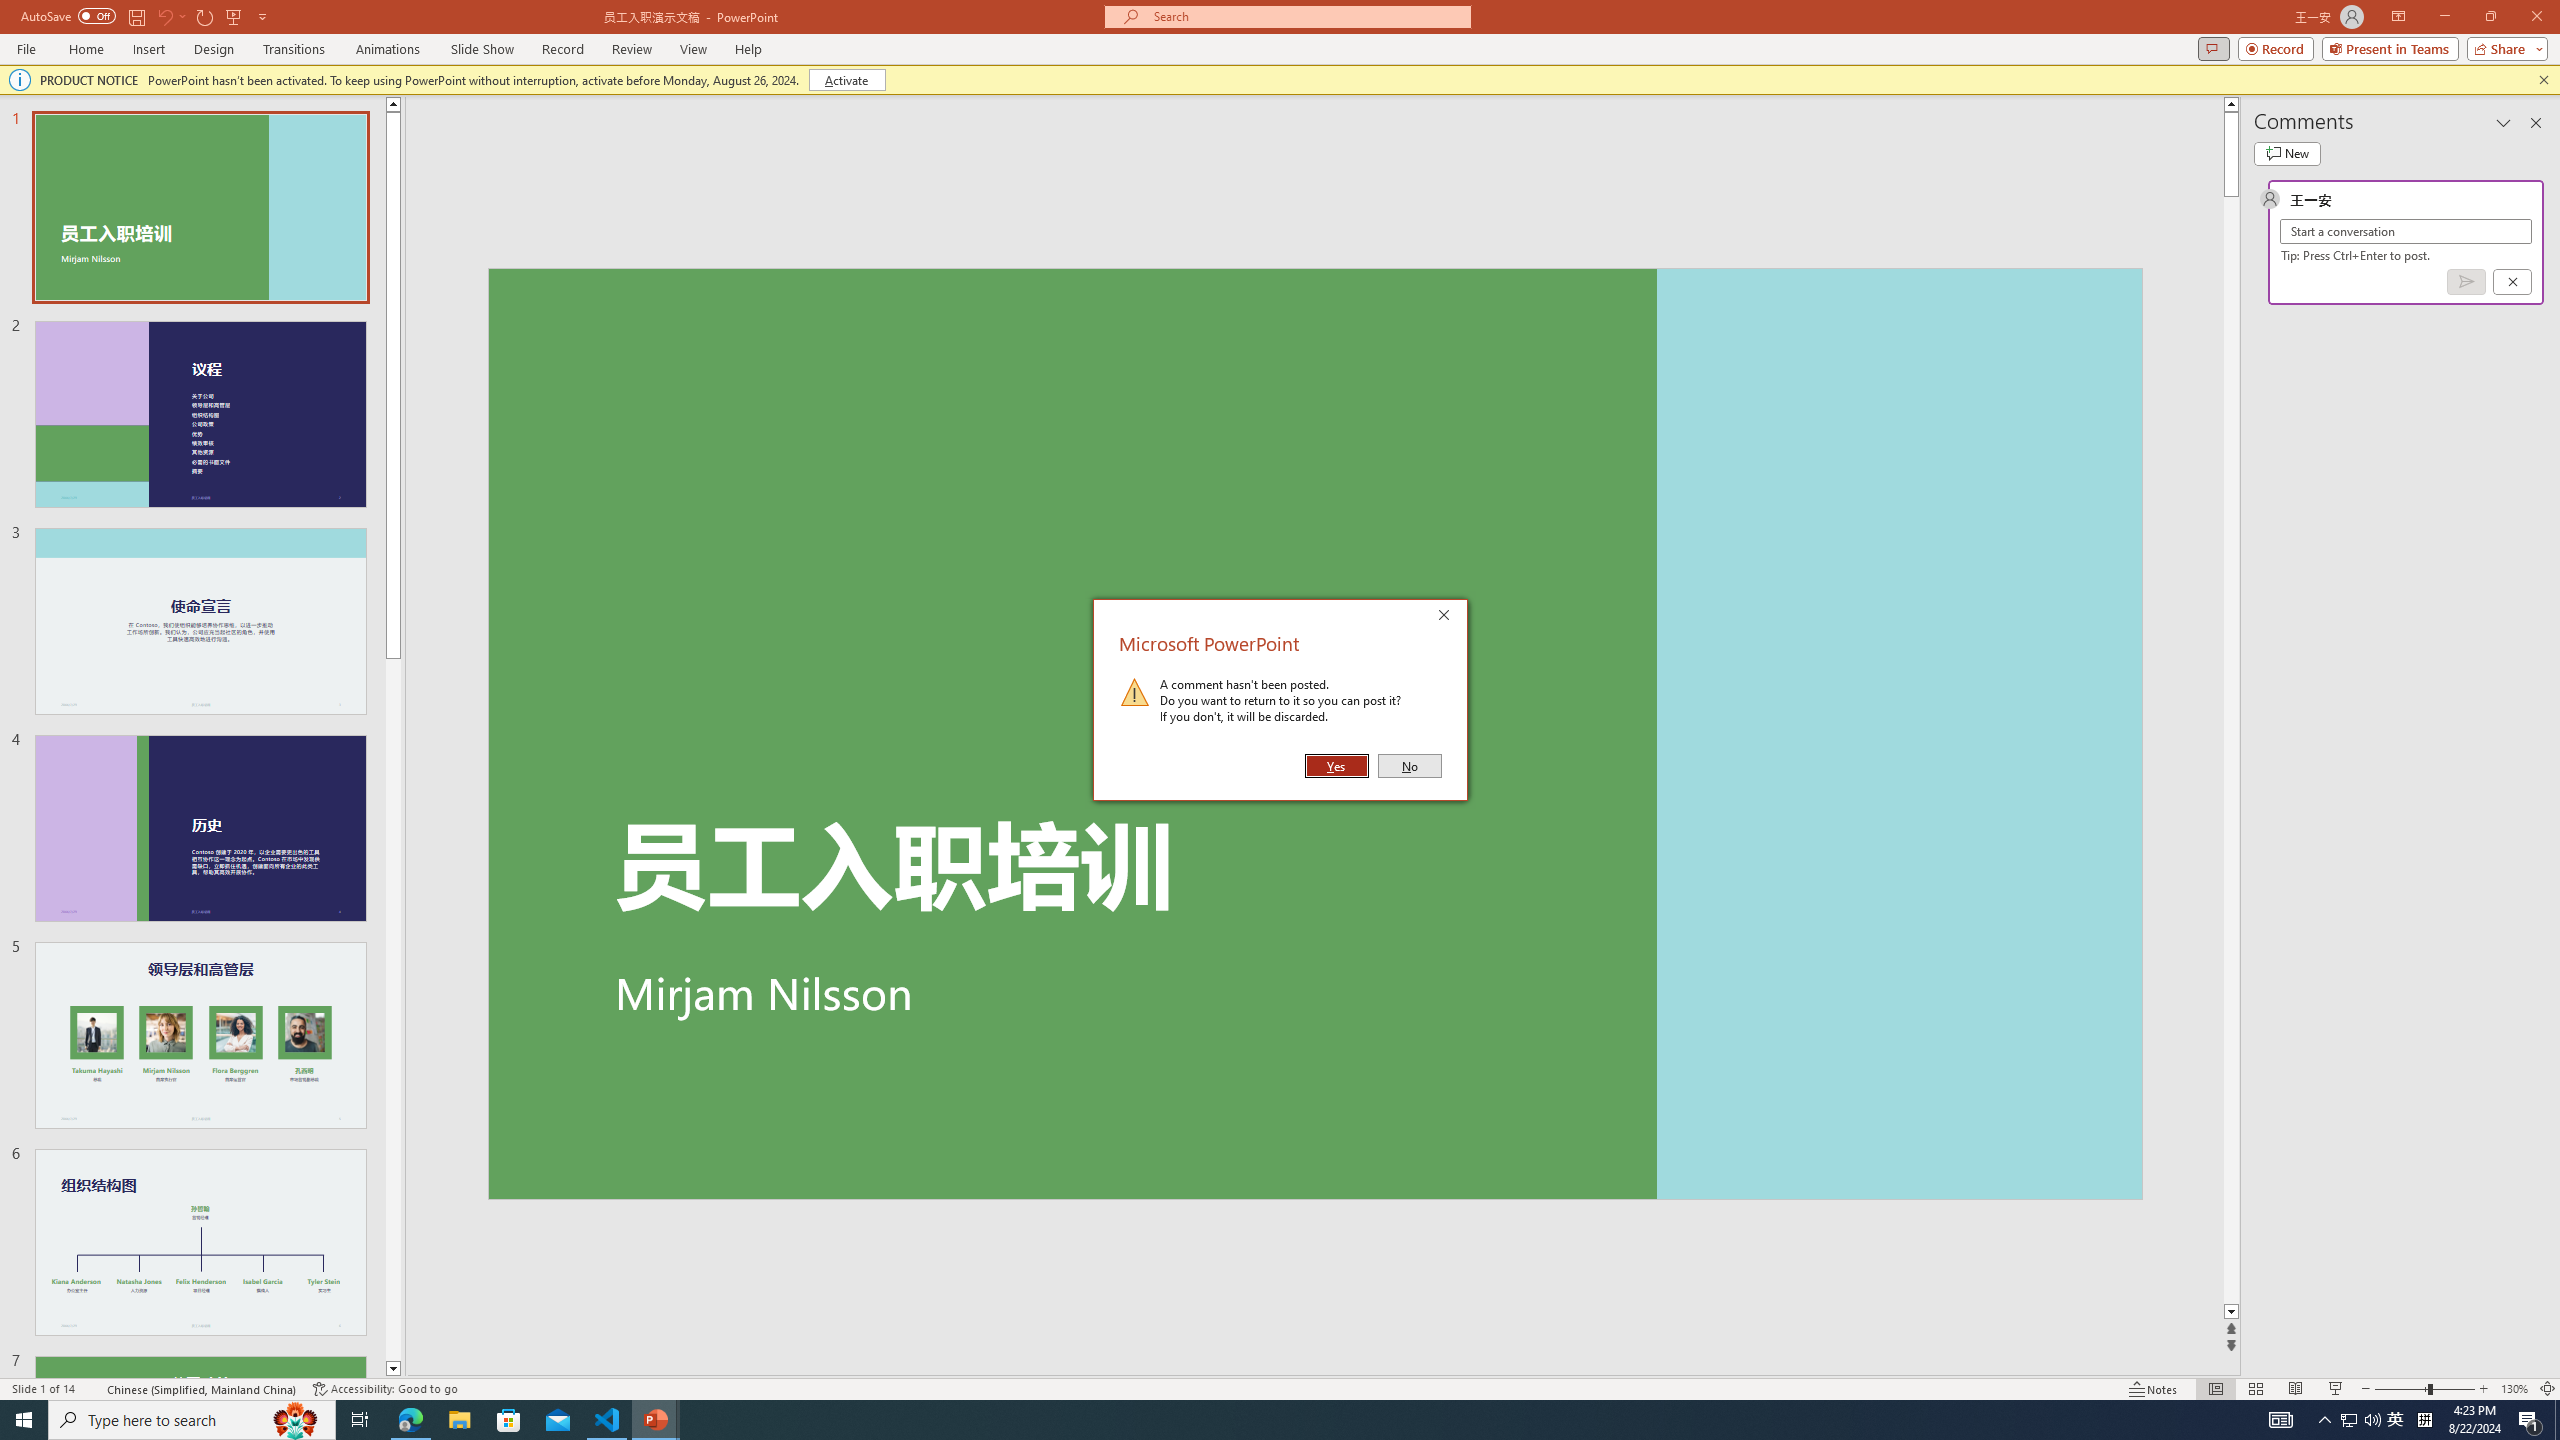  What do you see at coordinates (1337, 765) in the screenshot?
I see `'Yes'` at bounding box center [1337, 765].